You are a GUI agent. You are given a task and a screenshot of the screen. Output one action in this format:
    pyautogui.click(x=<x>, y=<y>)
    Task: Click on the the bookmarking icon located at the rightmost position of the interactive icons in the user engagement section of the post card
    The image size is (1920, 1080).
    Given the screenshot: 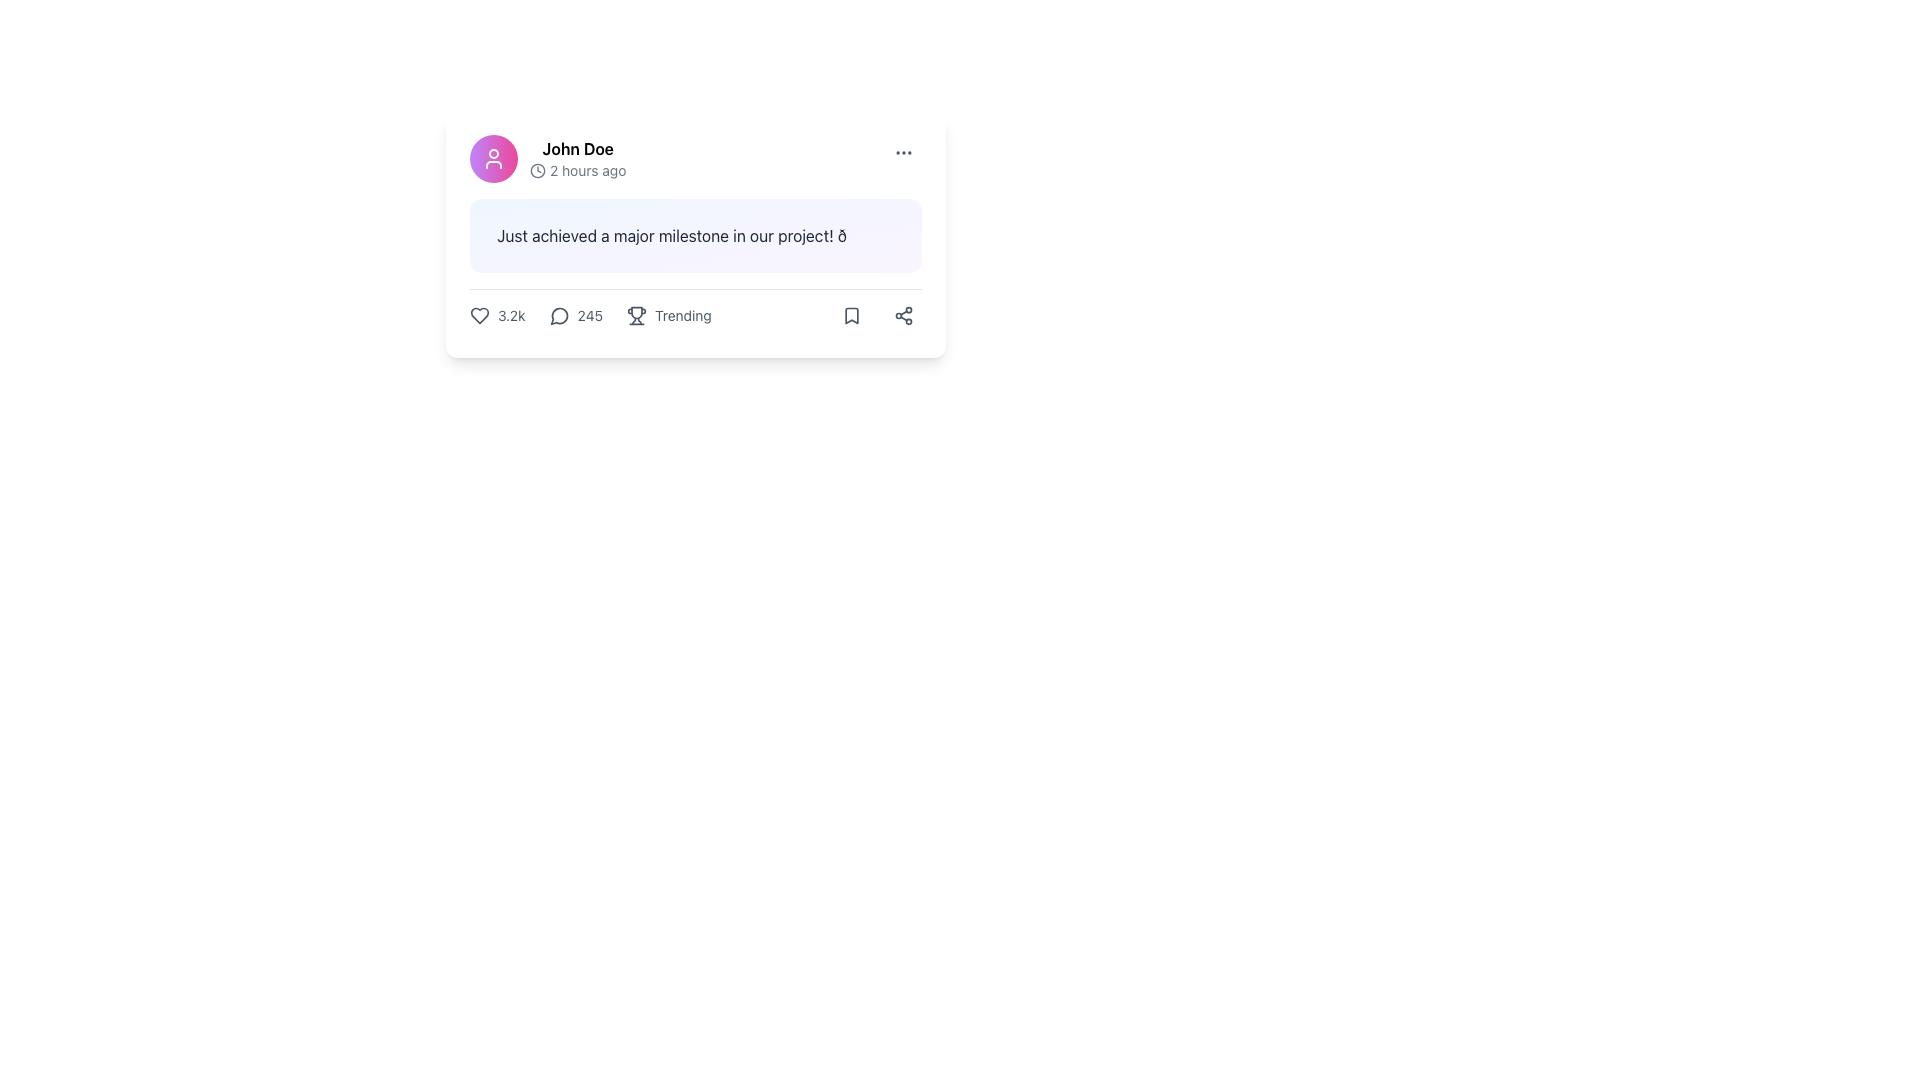 What is the action you would take?
    pyautogui.click(x=851, y=315)
    